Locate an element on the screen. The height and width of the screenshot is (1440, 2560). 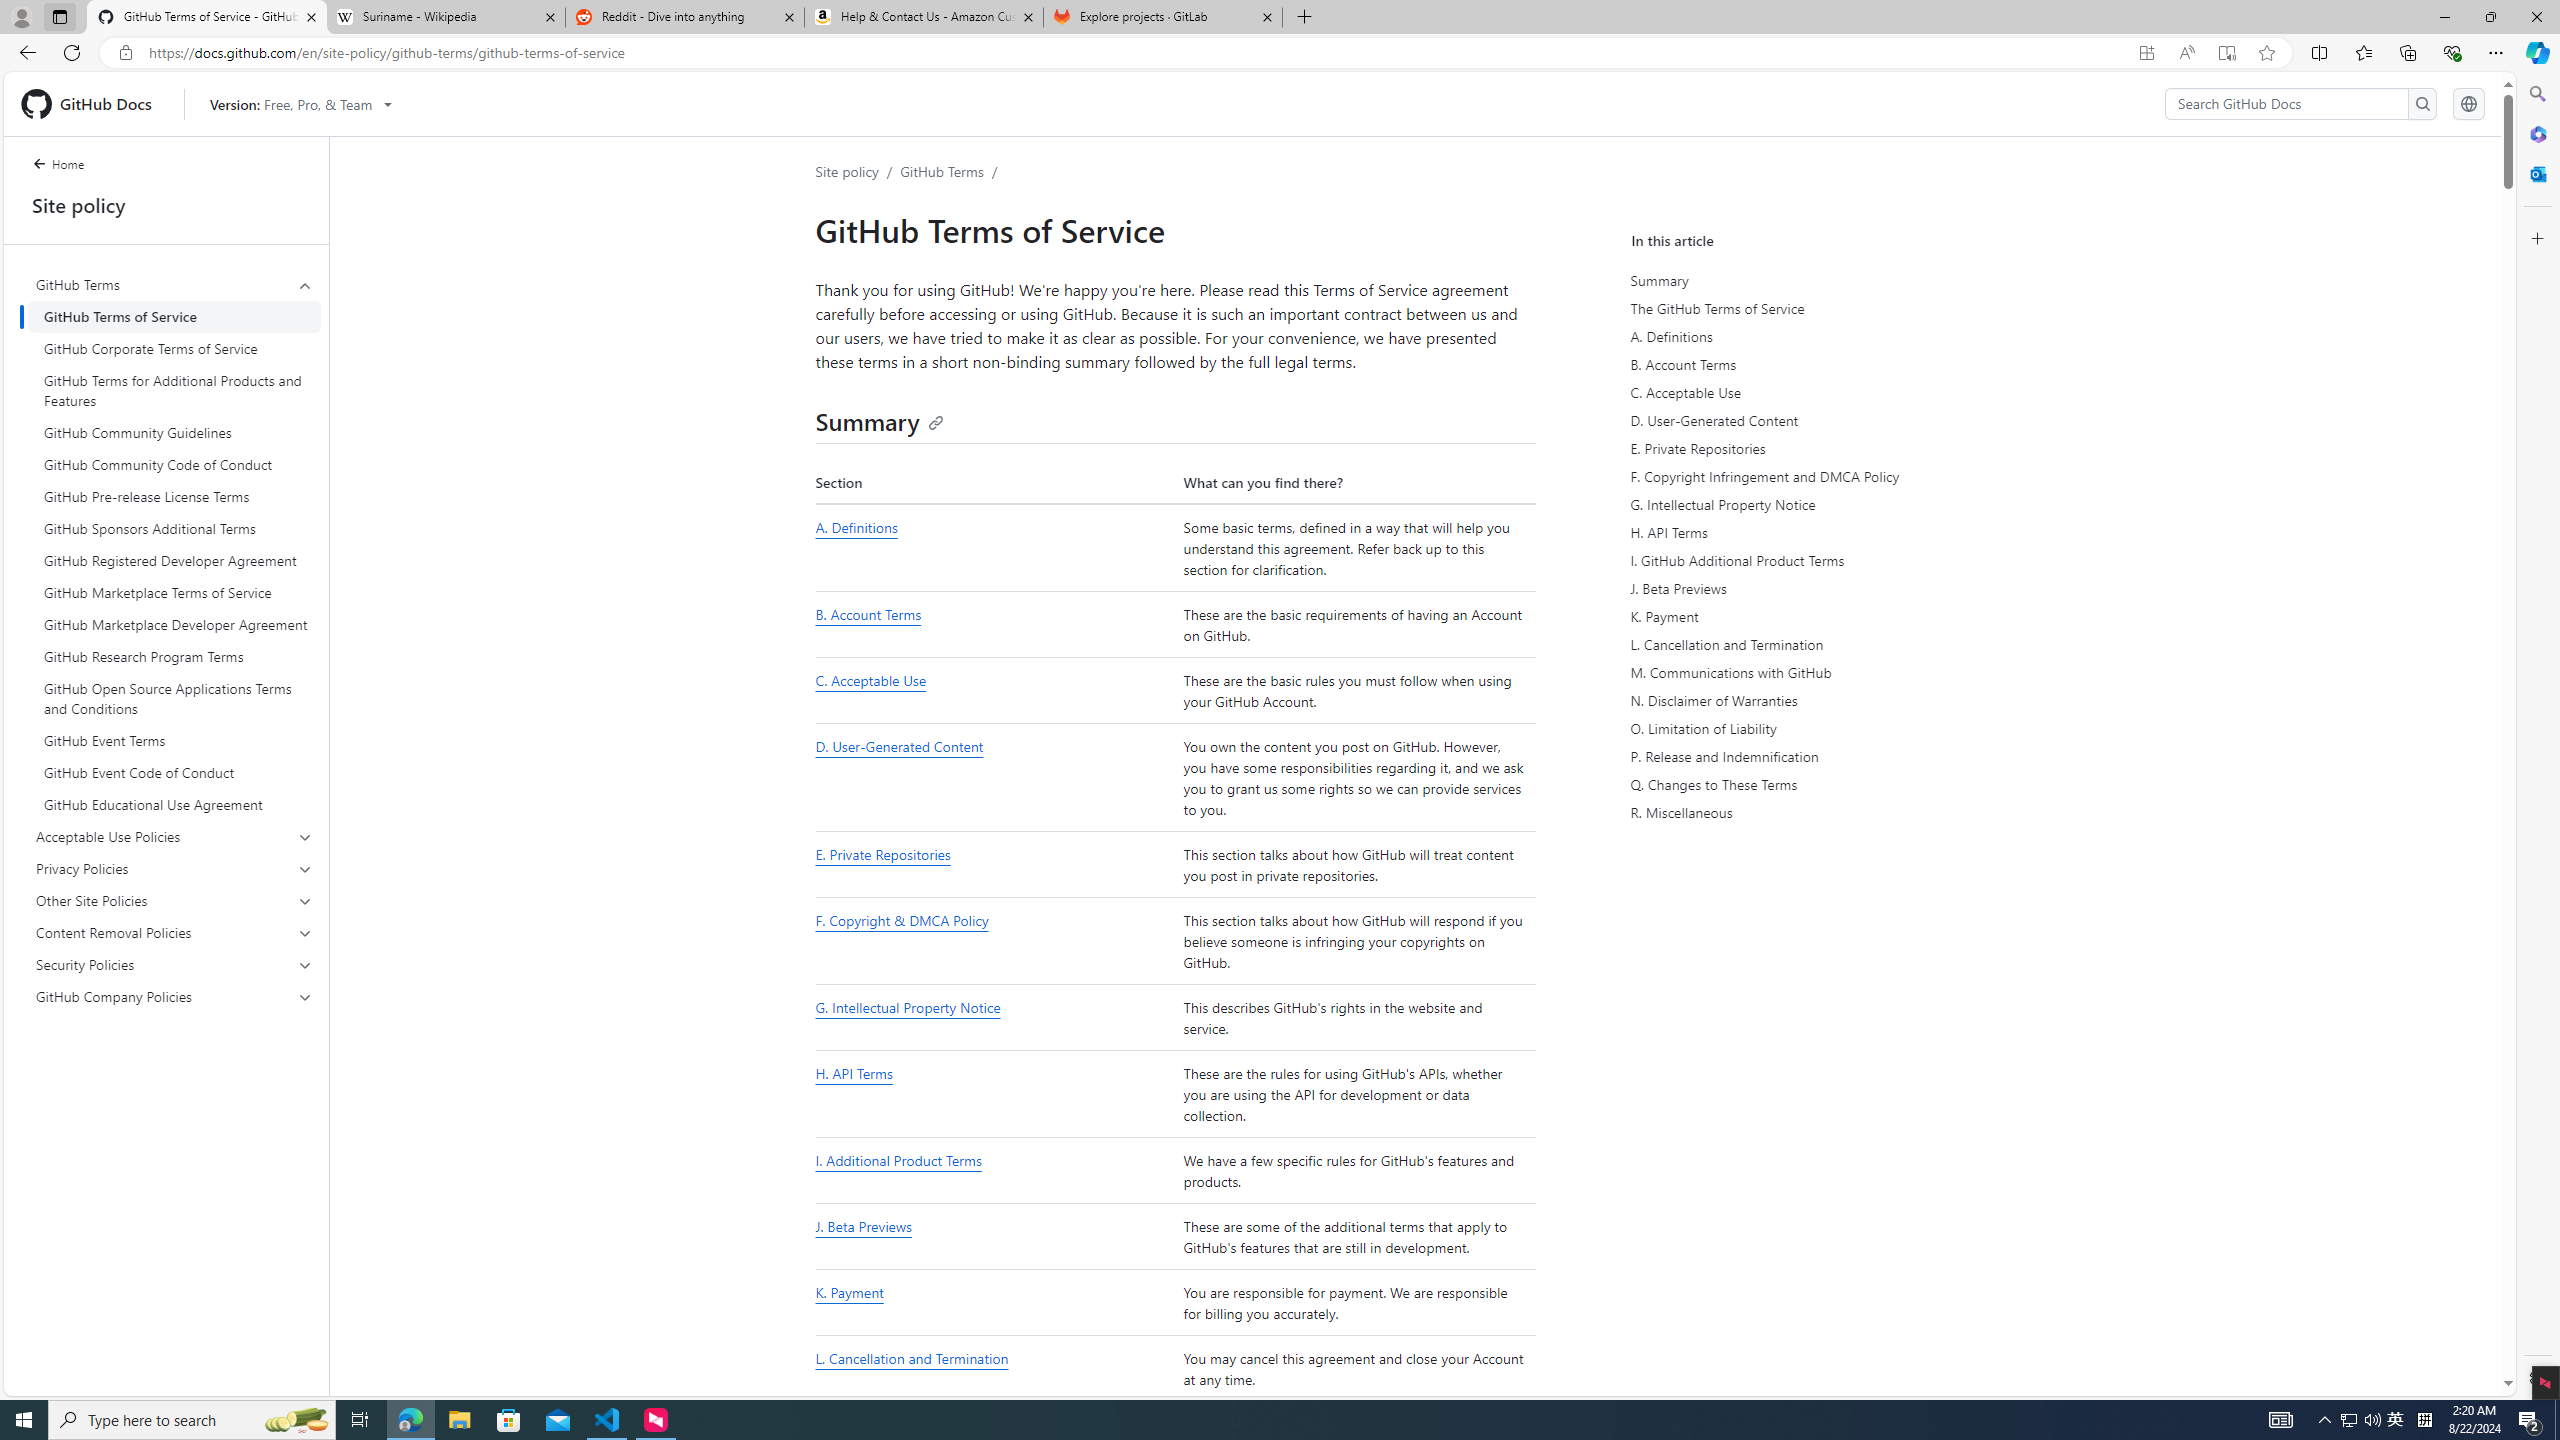
'F. Copyright Infringement and DMCA Policy' is located at coordinates (1818, 476).